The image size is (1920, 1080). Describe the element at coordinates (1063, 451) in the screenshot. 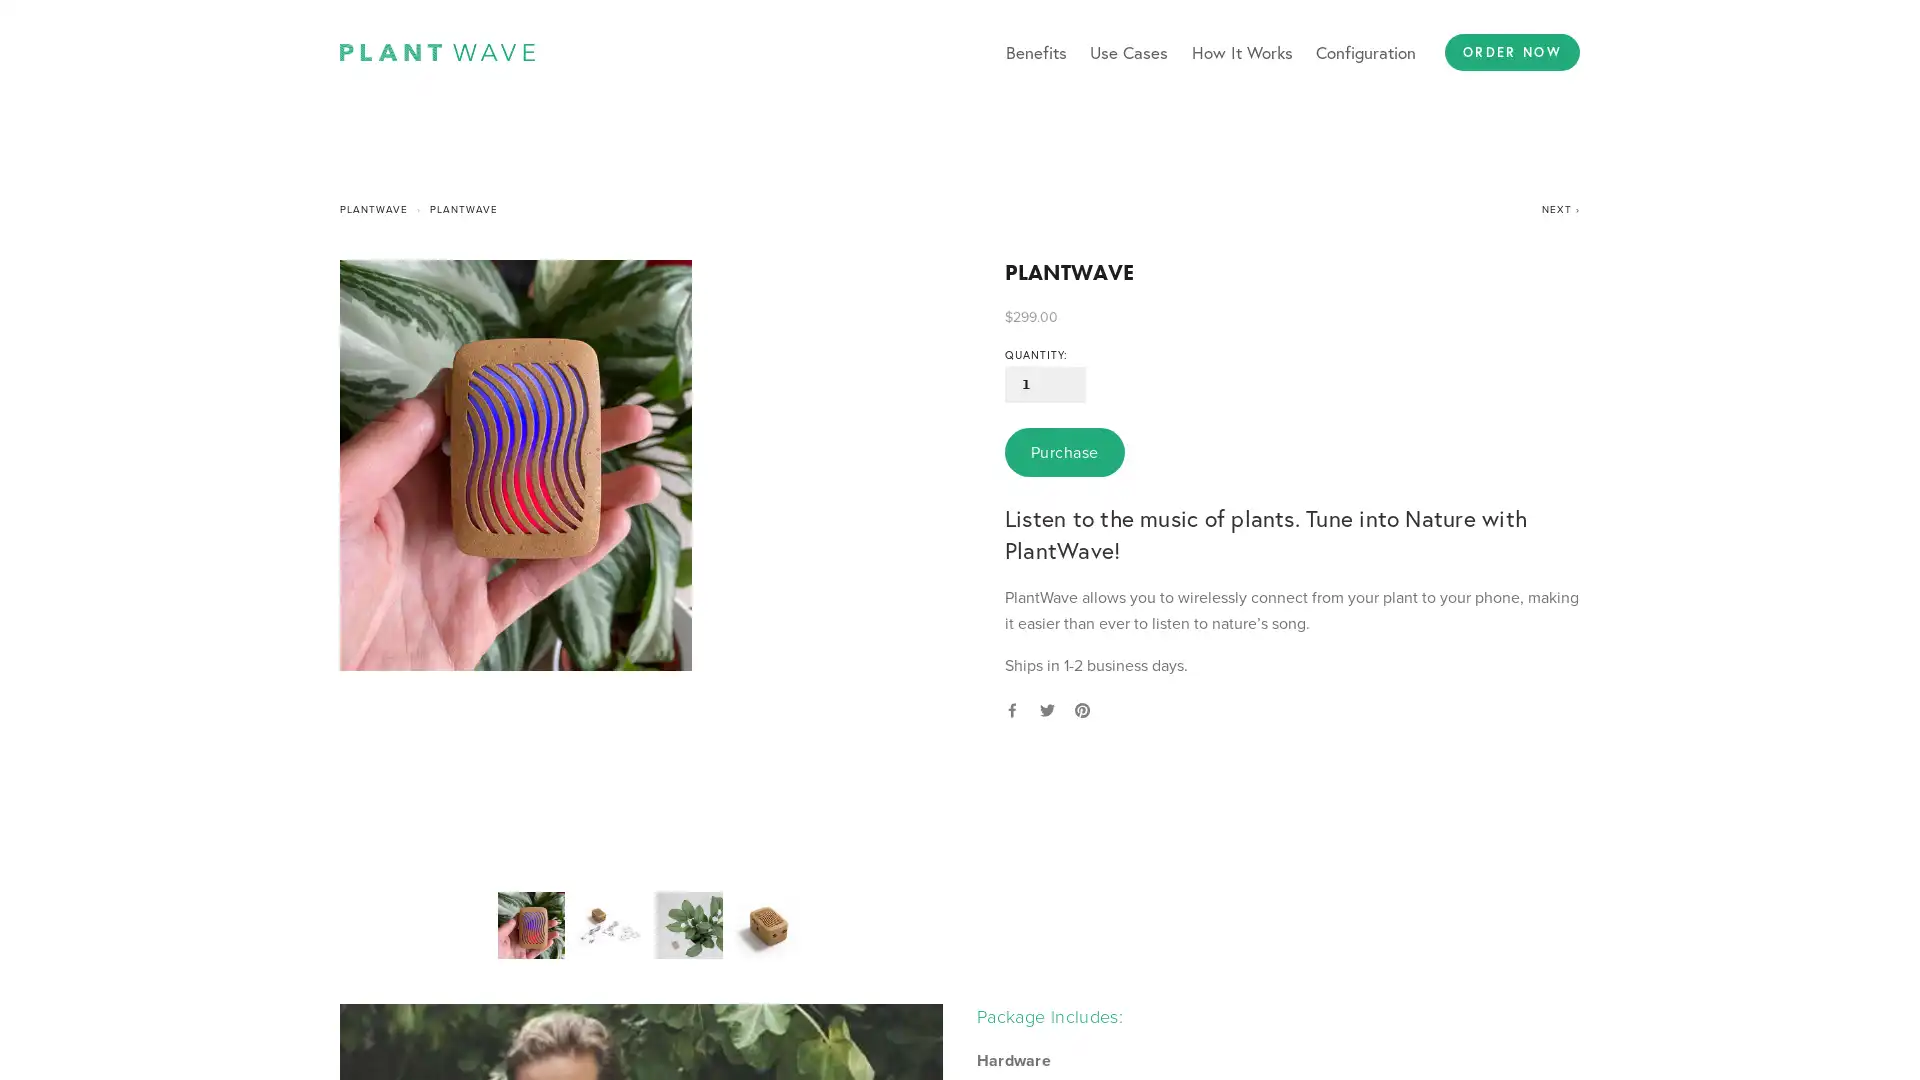

I see `Purchase` at that location.